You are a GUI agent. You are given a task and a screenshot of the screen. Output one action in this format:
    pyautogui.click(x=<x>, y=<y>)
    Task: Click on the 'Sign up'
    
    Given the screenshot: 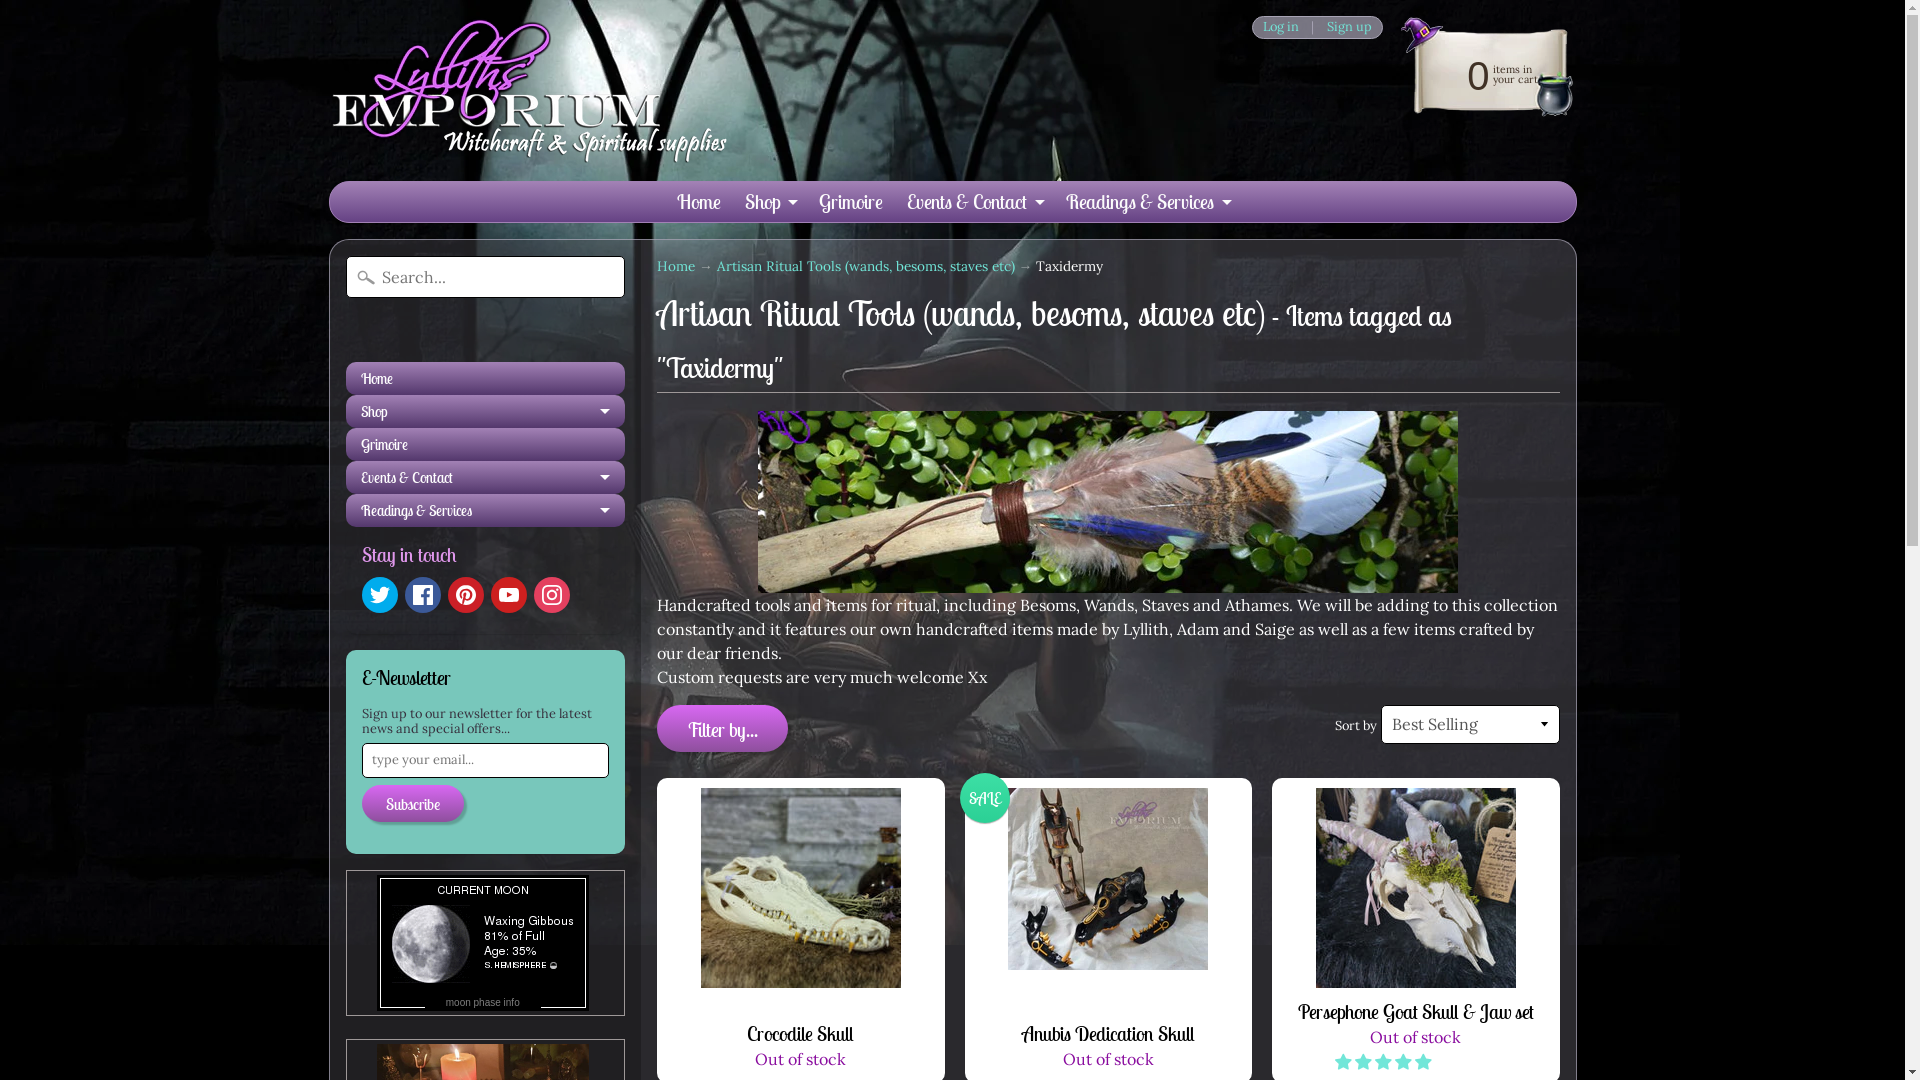 What is the action you would take?
    pyautogui.click(x=1316, y=27)
    